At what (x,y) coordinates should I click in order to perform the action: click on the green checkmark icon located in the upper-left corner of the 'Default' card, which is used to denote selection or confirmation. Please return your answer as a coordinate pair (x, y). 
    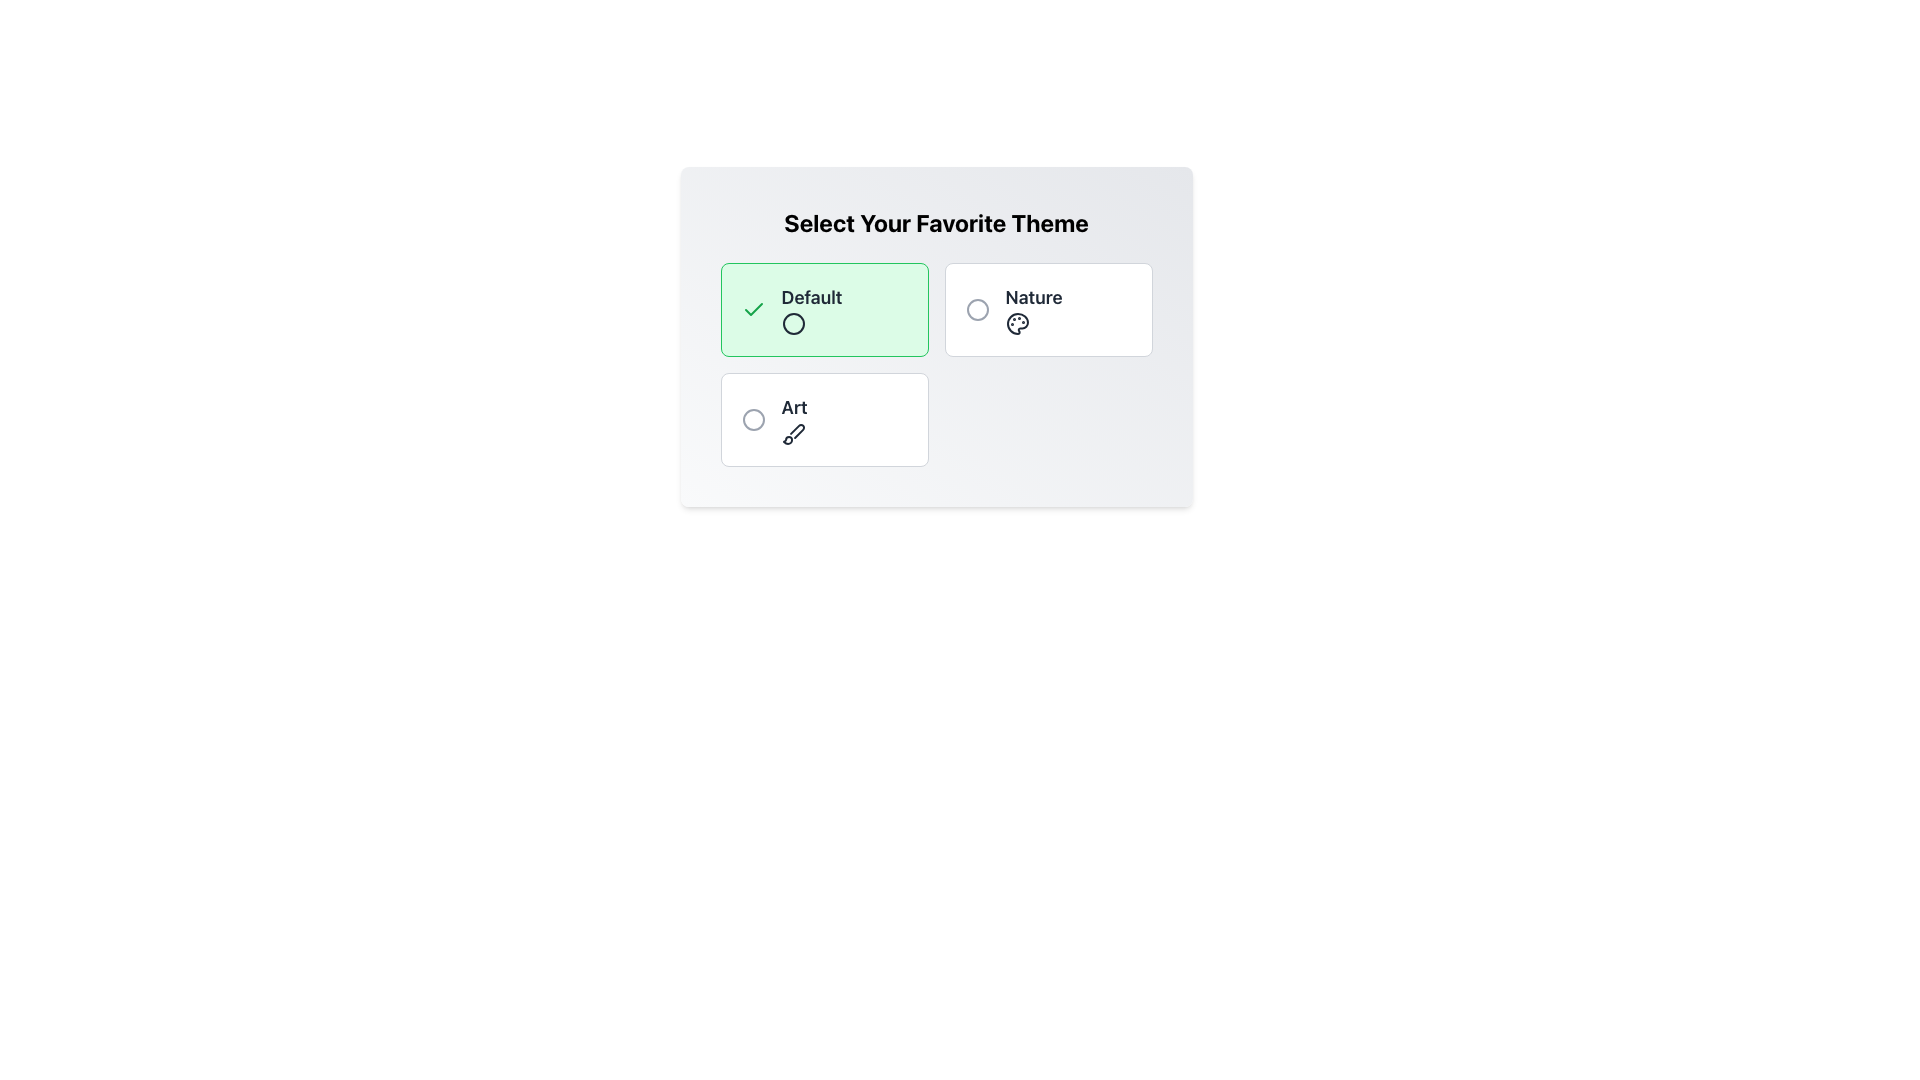
    Looking at the image, I should click on (752, 309).